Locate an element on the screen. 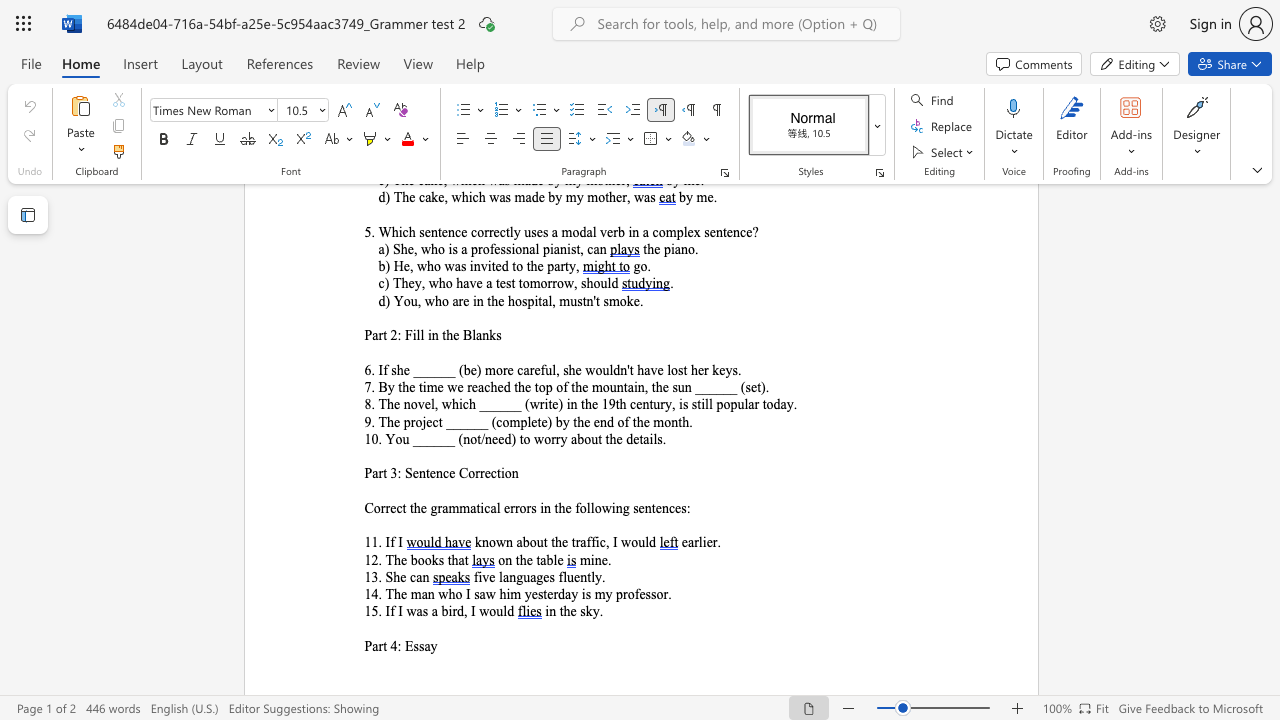  the space between the continuous character "h" and "a" in the text is located at coordinates (457, 560).